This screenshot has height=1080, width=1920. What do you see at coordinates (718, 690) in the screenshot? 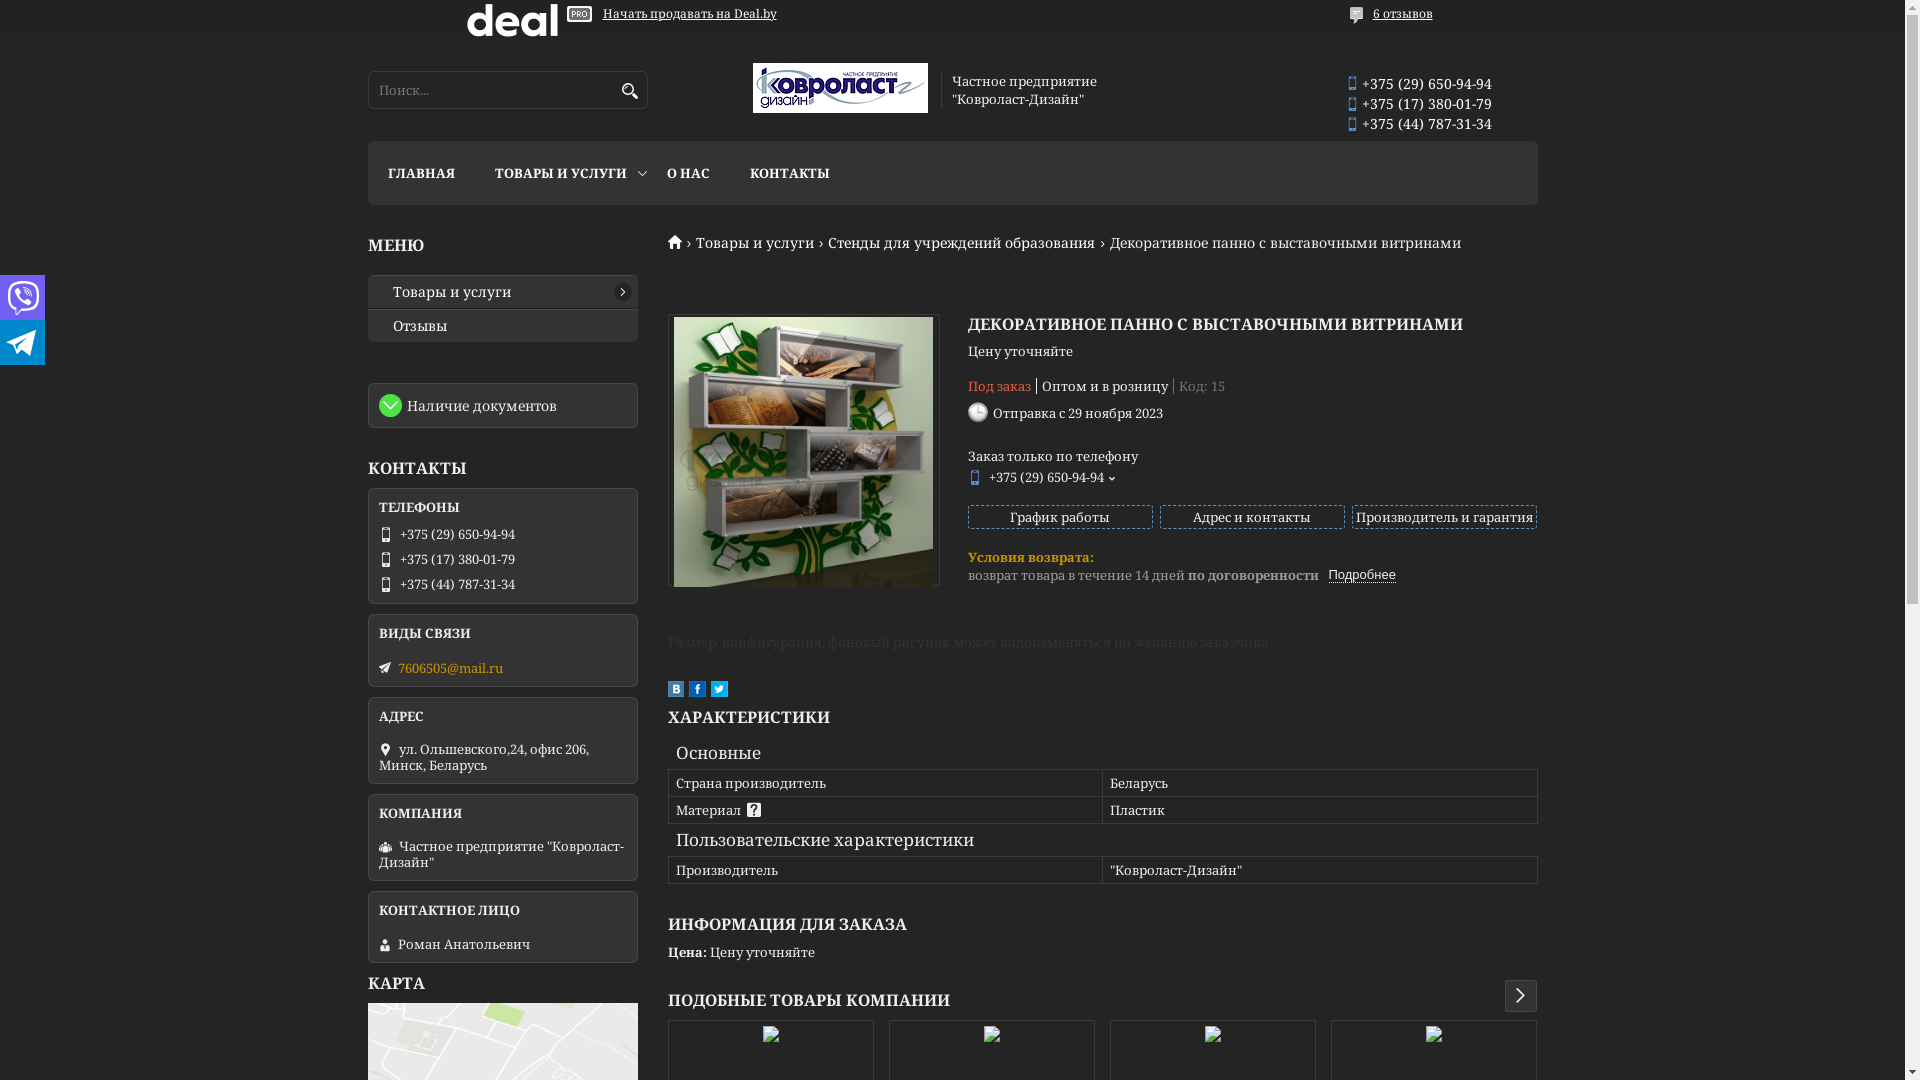
I see `'twitter'` at bounding box center [718, 690].